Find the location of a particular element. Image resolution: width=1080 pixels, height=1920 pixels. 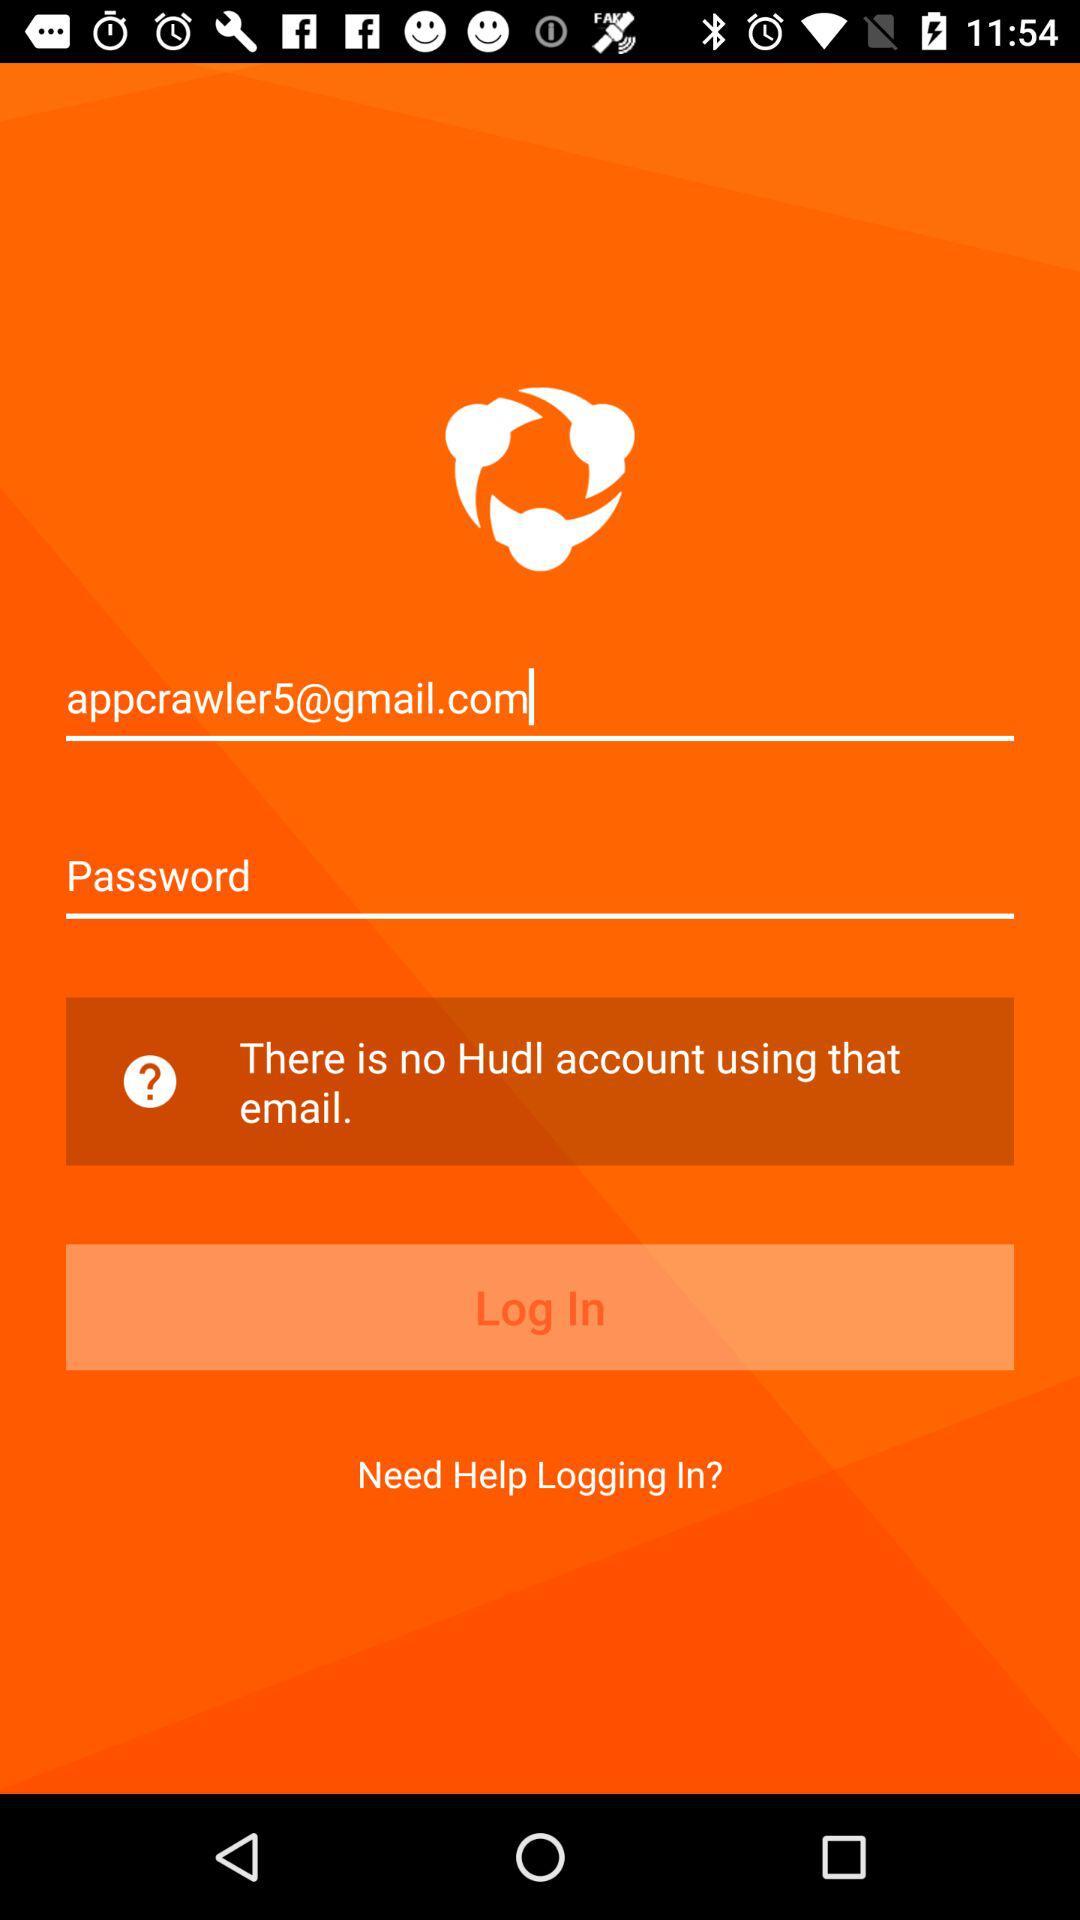

the icon below the log in item is located at coordinates (540, 1473).